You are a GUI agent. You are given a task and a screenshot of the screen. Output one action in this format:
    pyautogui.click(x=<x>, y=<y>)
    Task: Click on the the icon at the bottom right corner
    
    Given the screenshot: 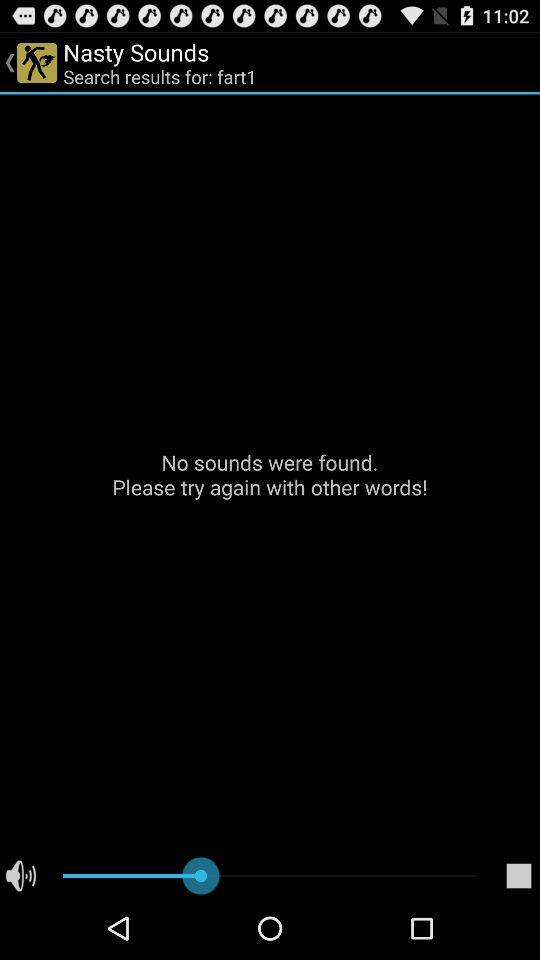 What is the action you would take?
    pyautogui.click(x=518, y=875)
    